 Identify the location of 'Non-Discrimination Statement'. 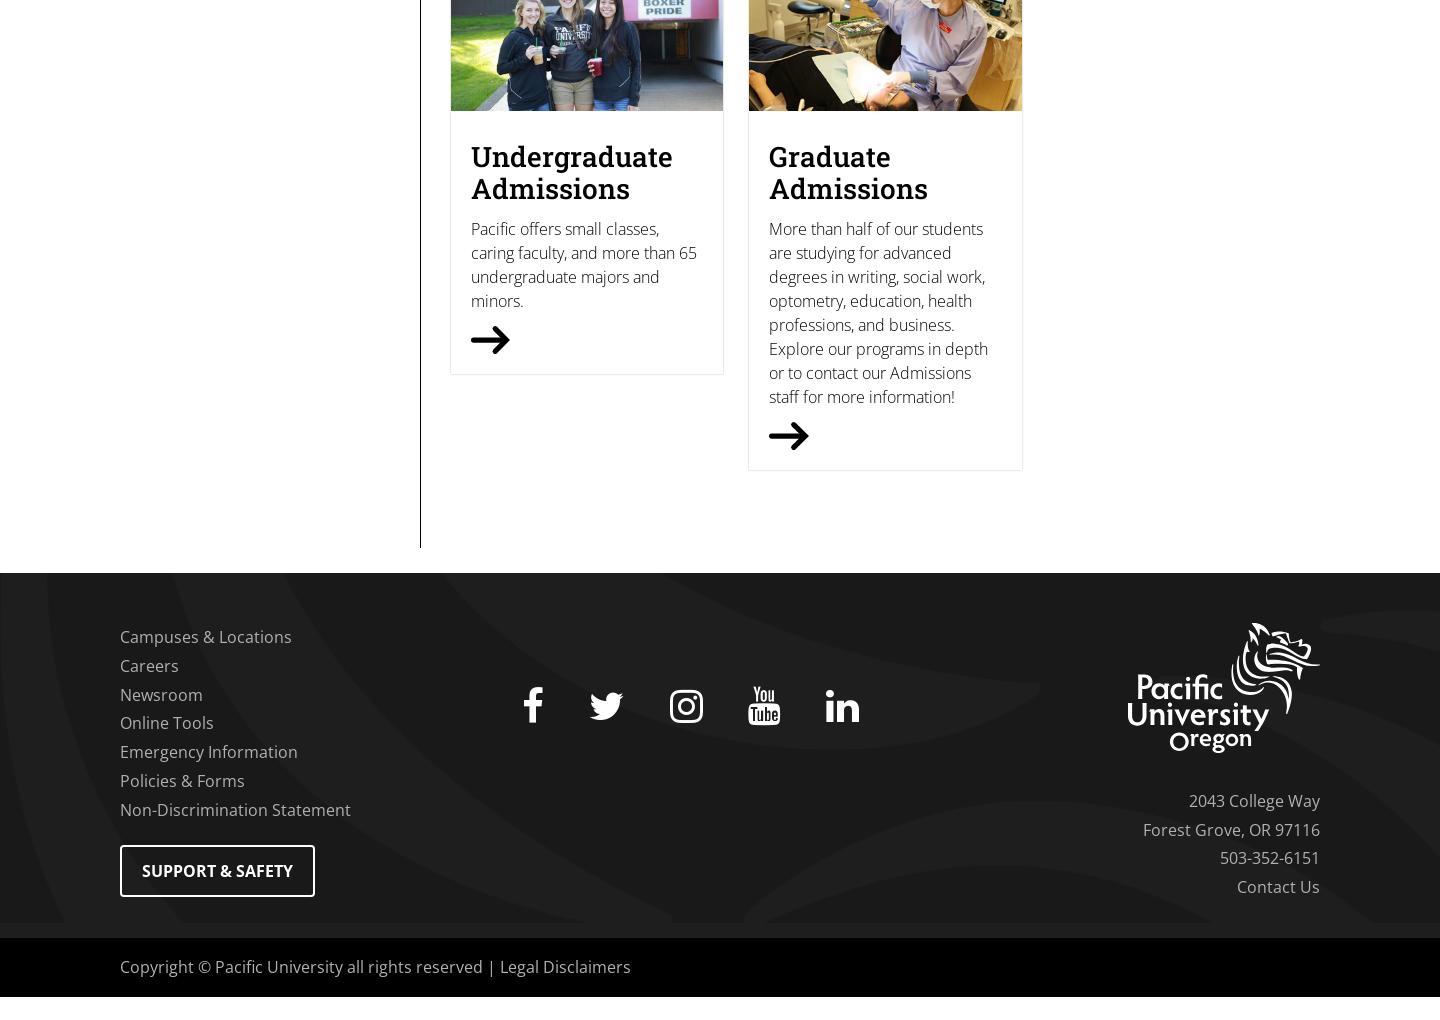
(235, 808).